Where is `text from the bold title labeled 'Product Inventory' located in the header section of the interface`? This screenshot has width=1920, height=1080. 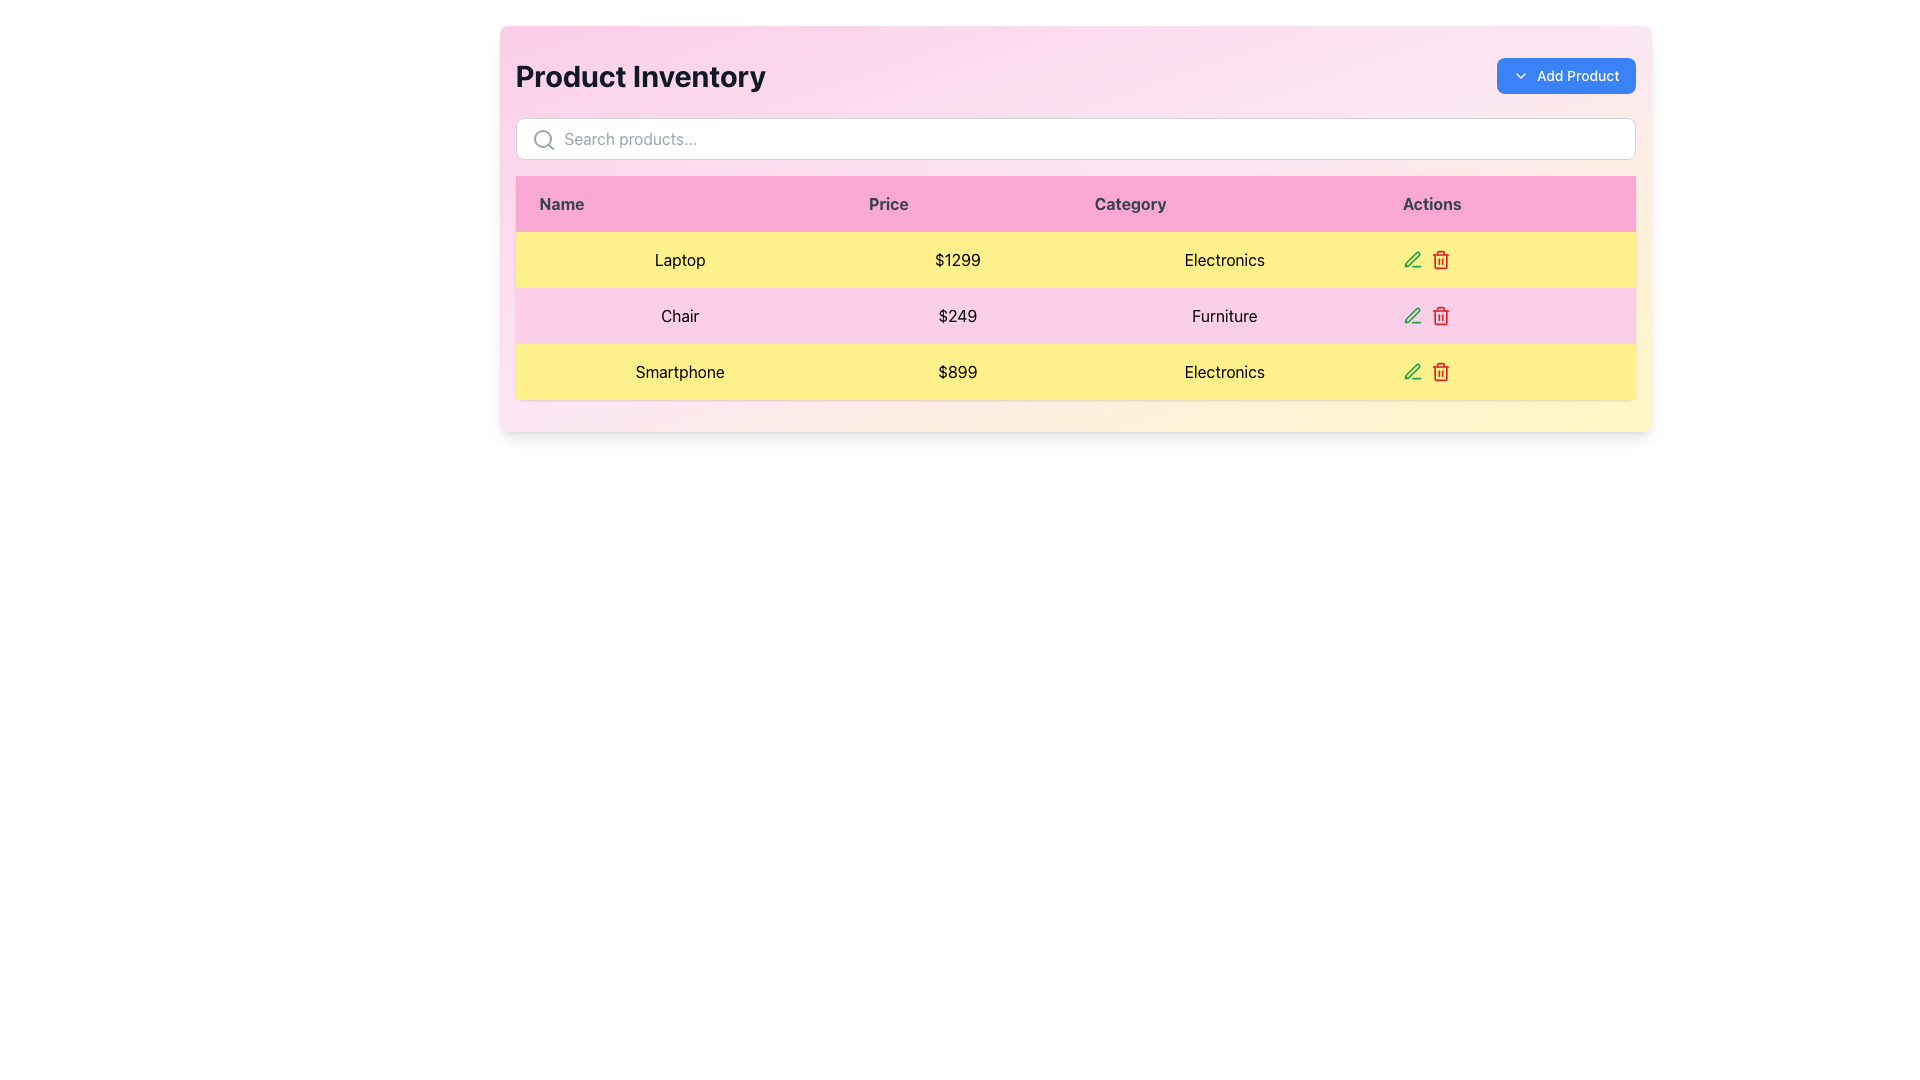
text from the bold title labeled 'Product Inventory' located in the header section of the interface is located at coordinates (640, 75).